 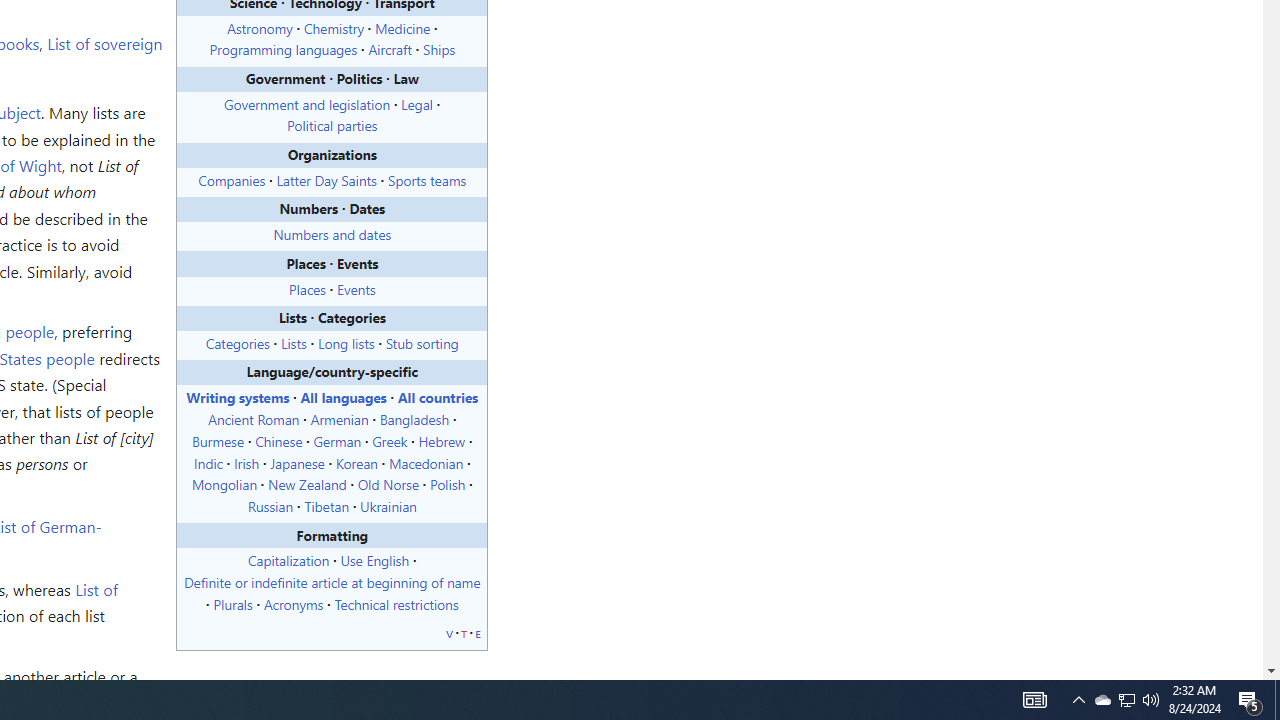 What do you see at coordinates (237, 341) in the screenshot?
I see `'Categories'` at bounding box center [237, 341].